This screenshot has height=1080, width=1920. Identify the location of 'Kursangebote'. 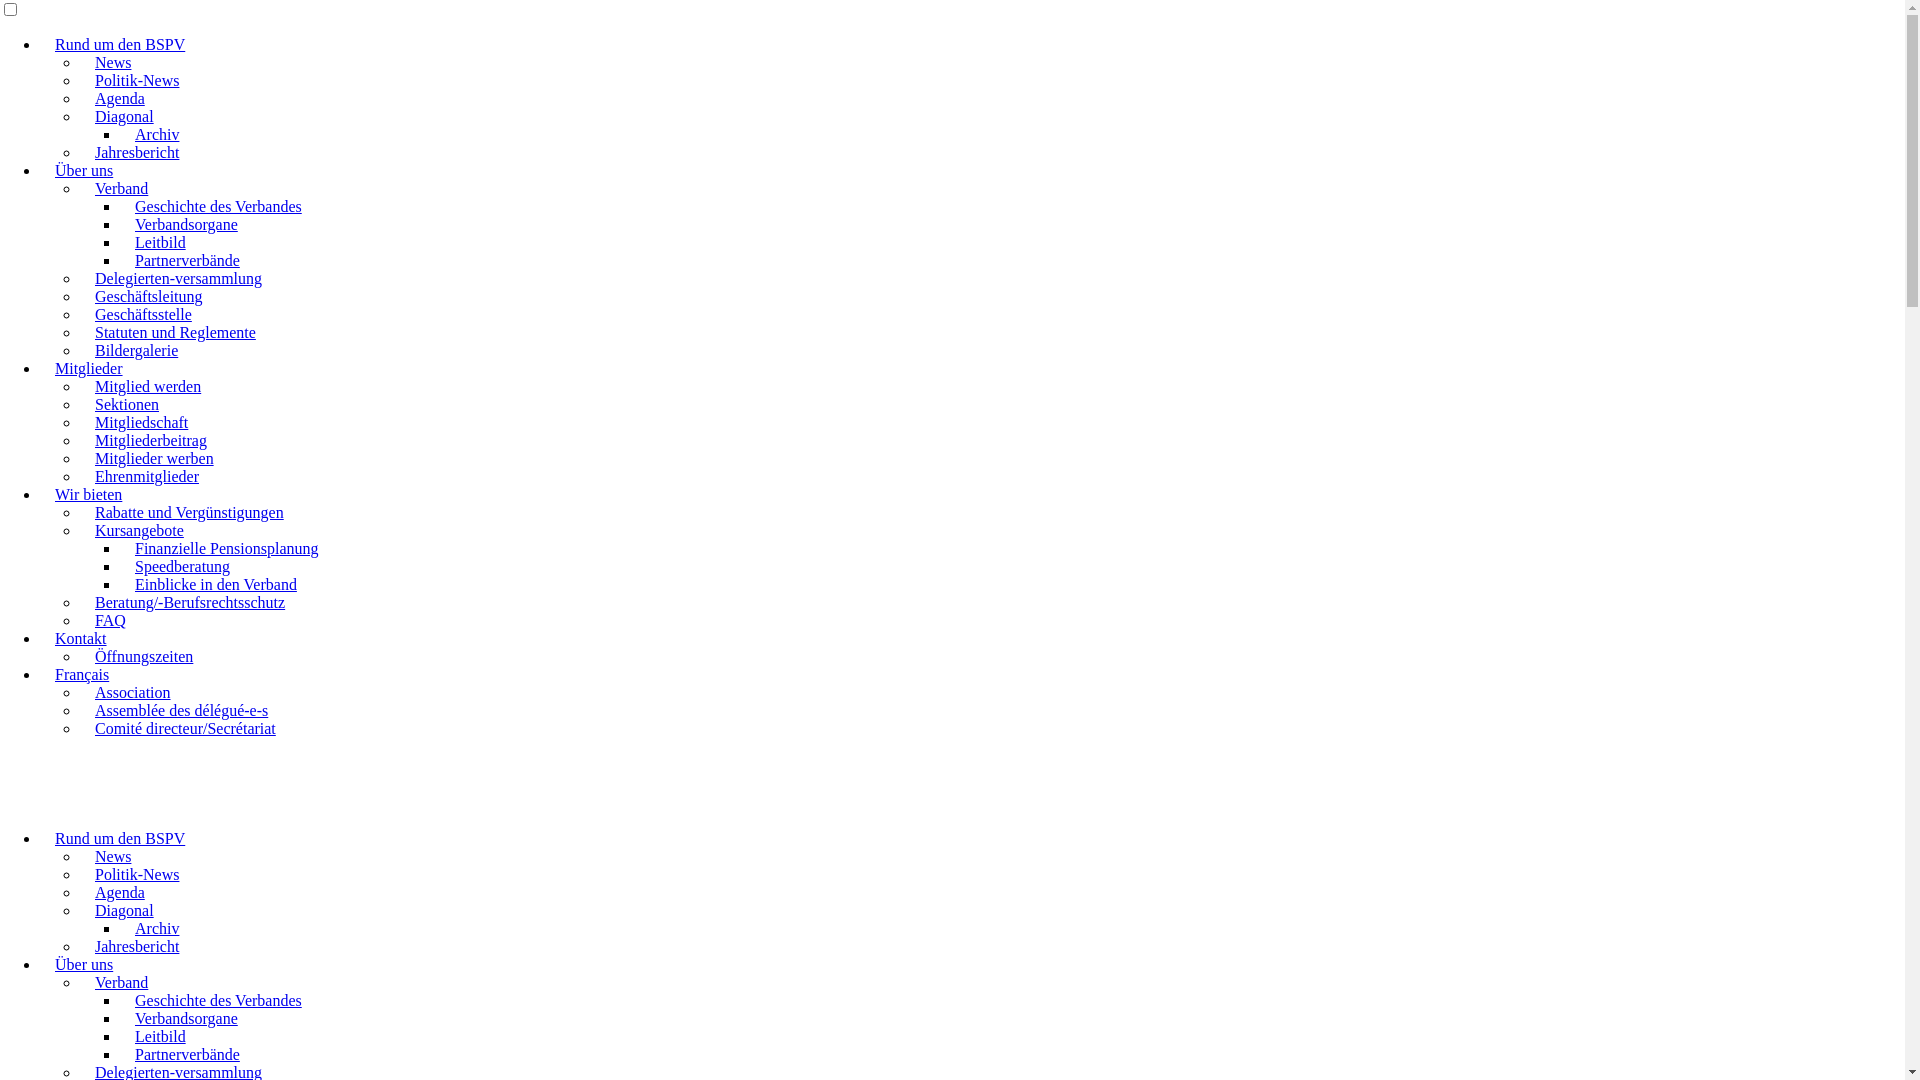
(80, 529).